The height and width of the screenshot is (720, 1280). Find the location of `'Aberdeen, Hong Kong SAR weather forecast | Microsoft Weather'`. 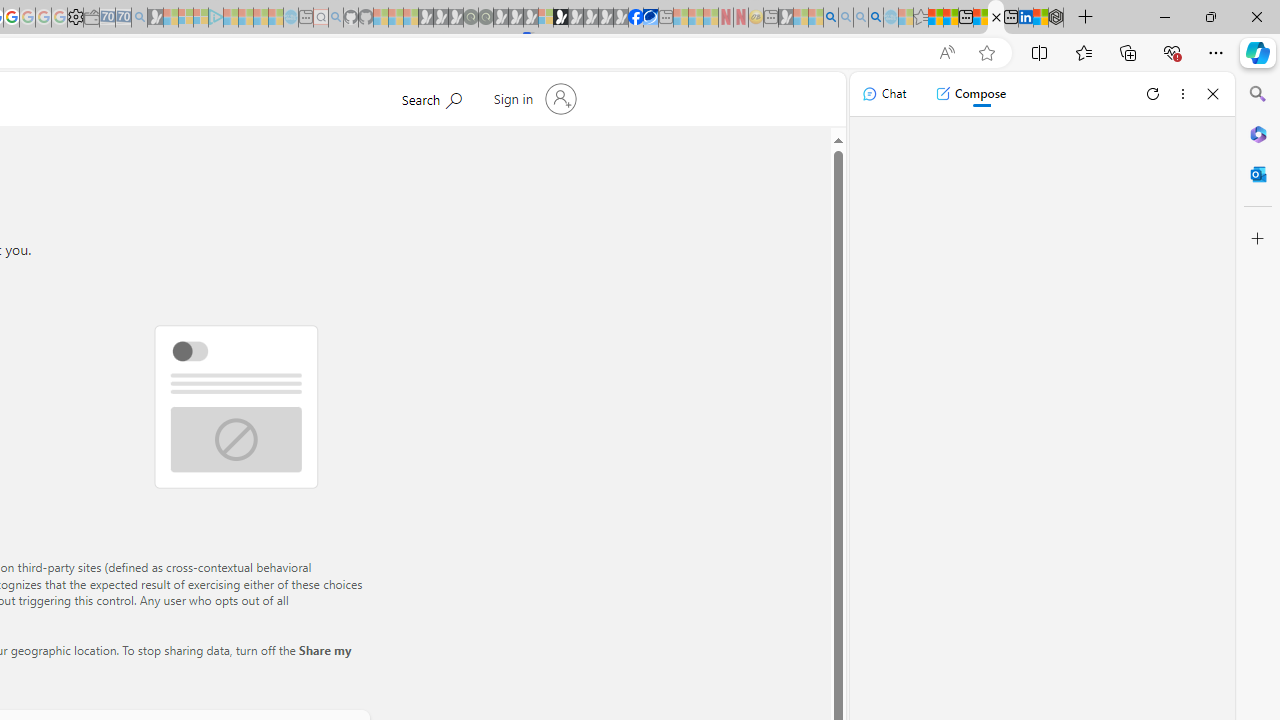

'Aberdeen, Hong Kong SAR weather forecast | Microsoft Weather' is located at coordinates (949, 17).